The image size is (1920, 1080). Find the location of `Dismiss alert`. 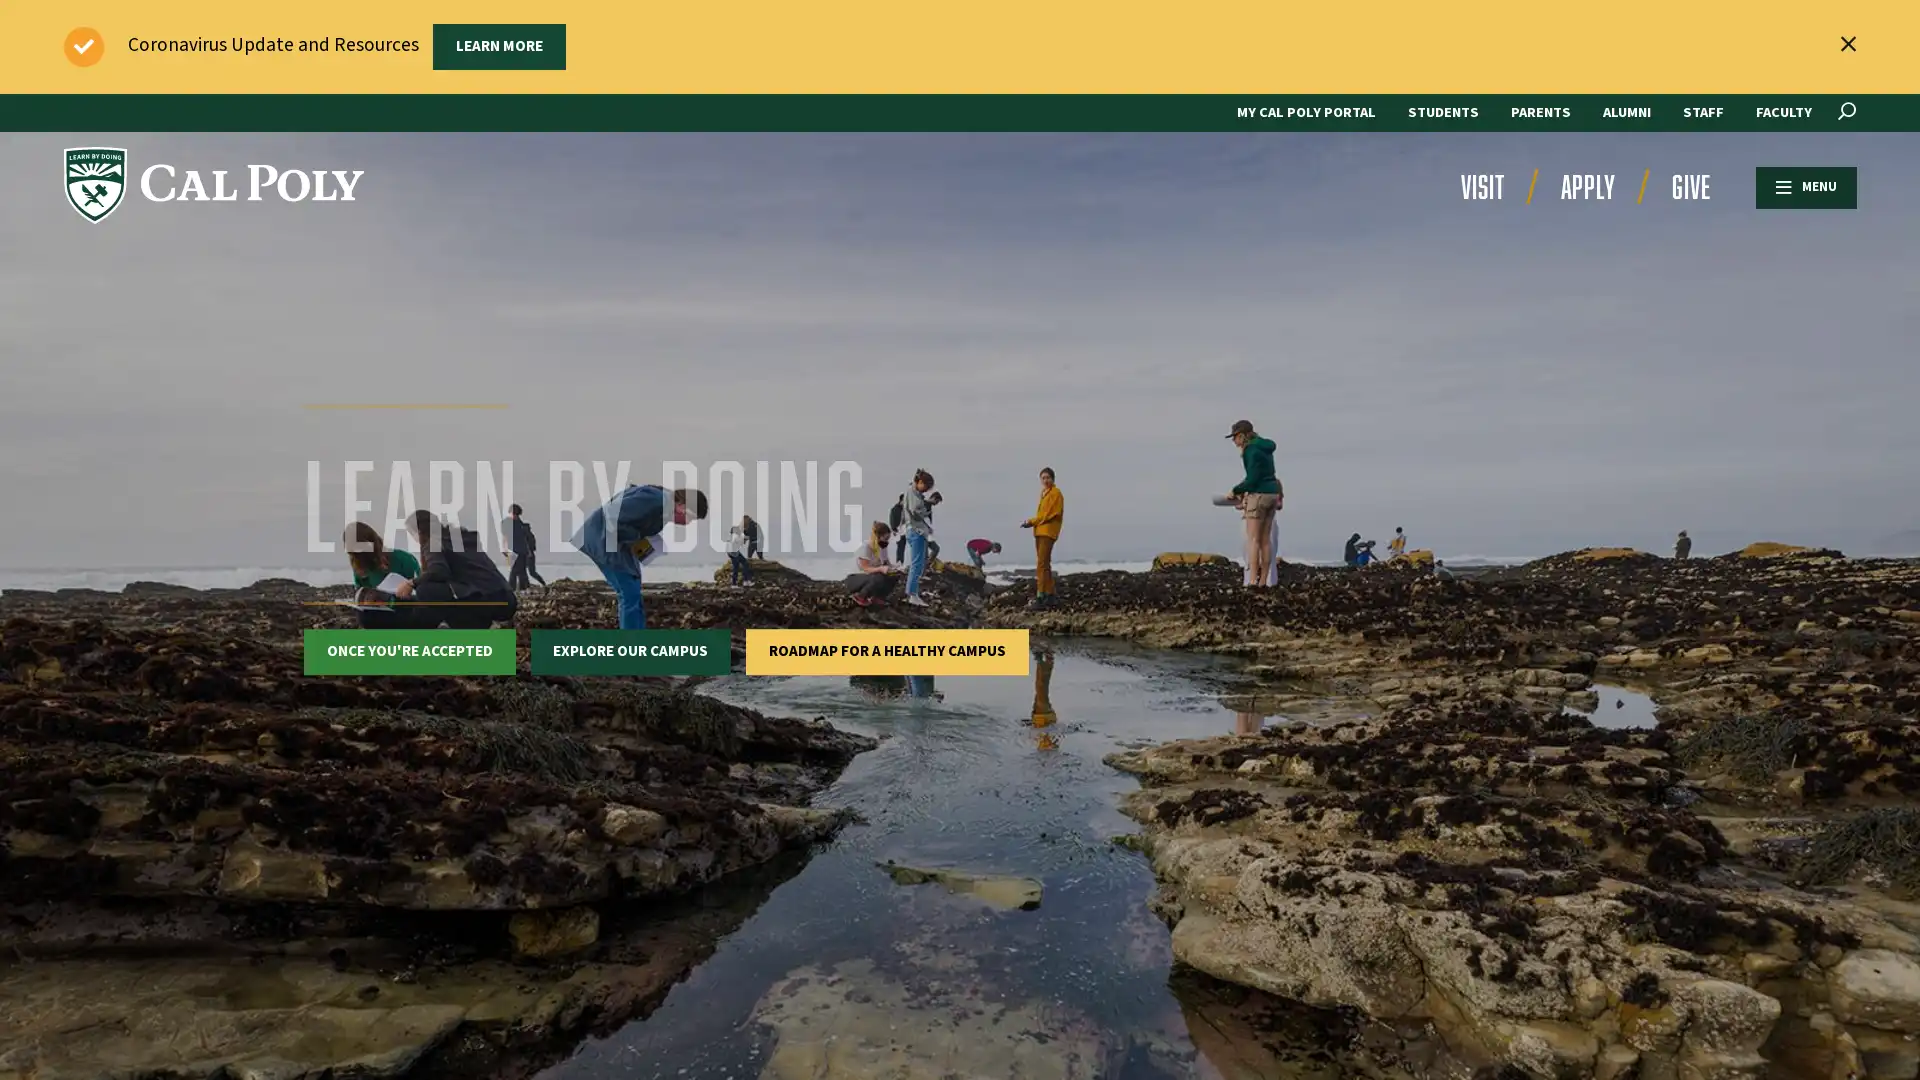

Dismiss alert is located at coordinates (1847, 43).